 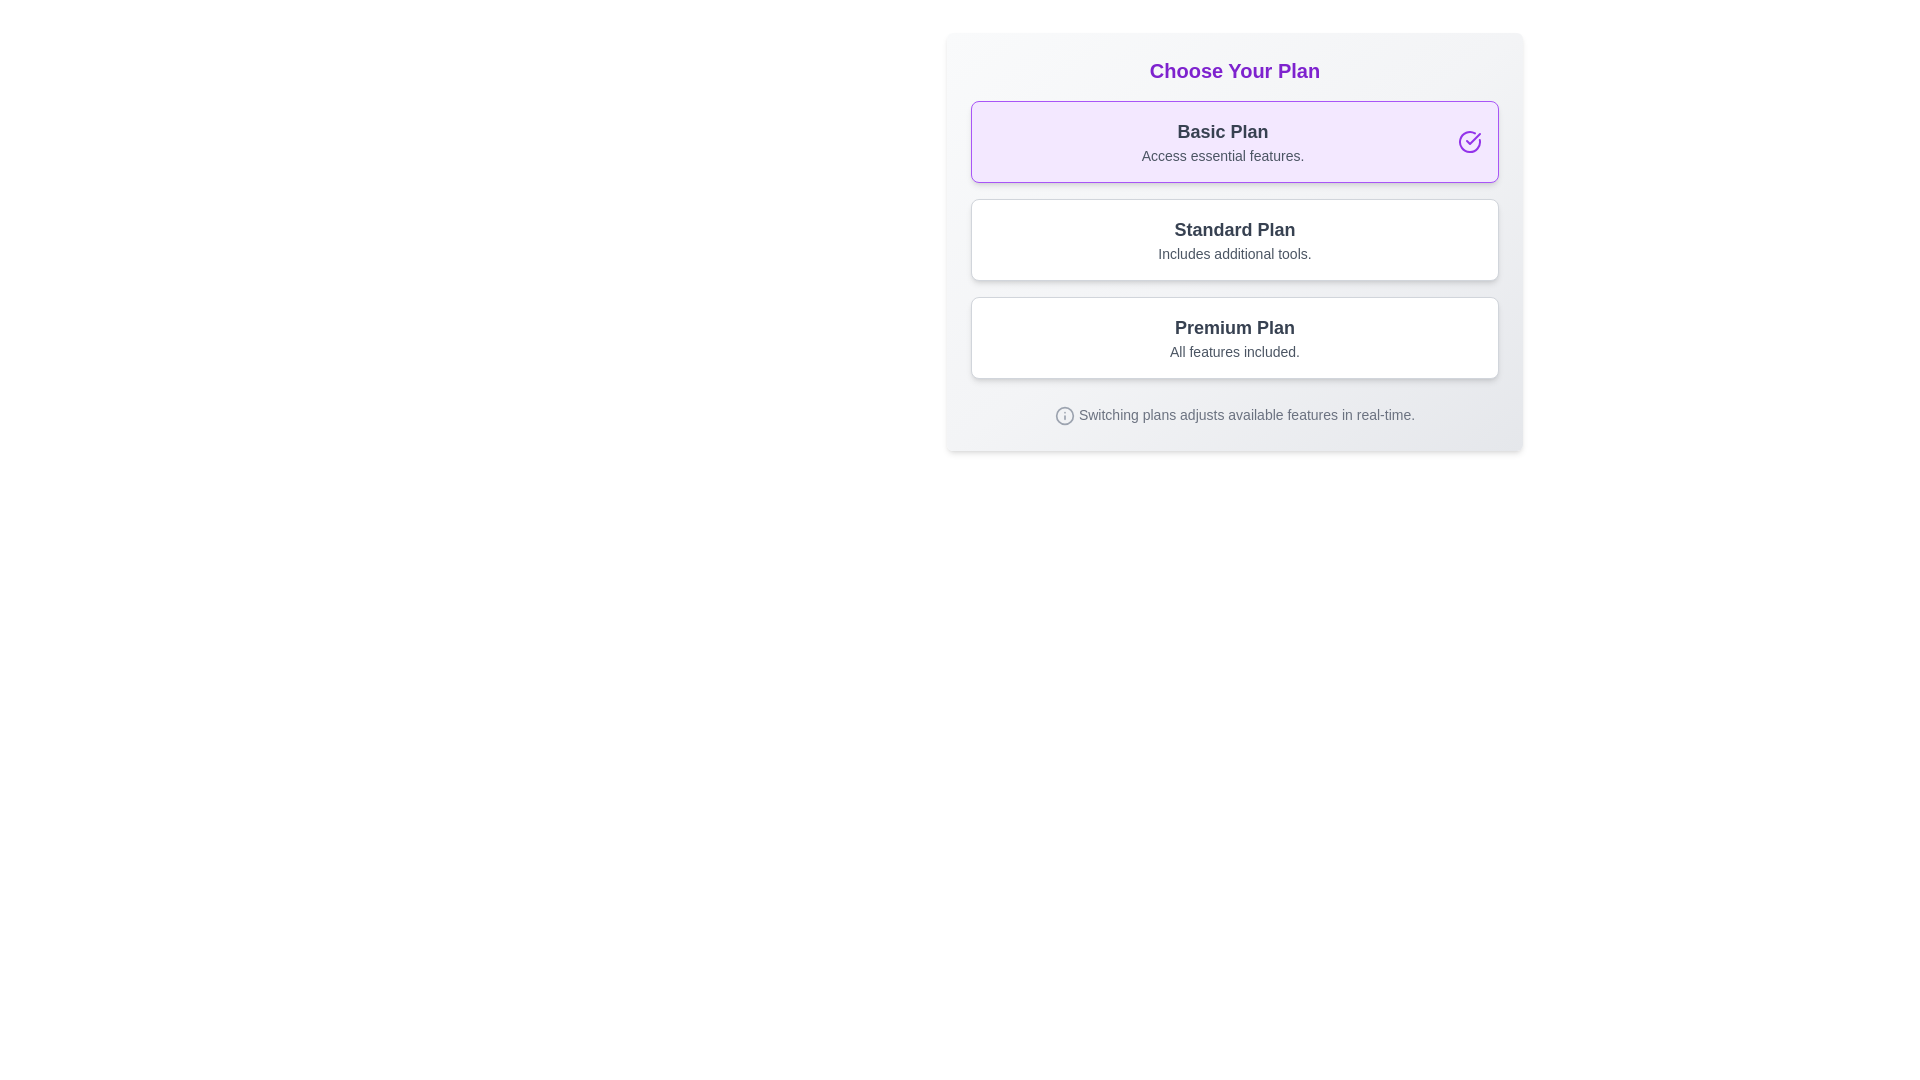 I want to click on the 'Standard Plan' selection card, which is the second card in a vertical list of three cards, so click(x=1233, y=241).